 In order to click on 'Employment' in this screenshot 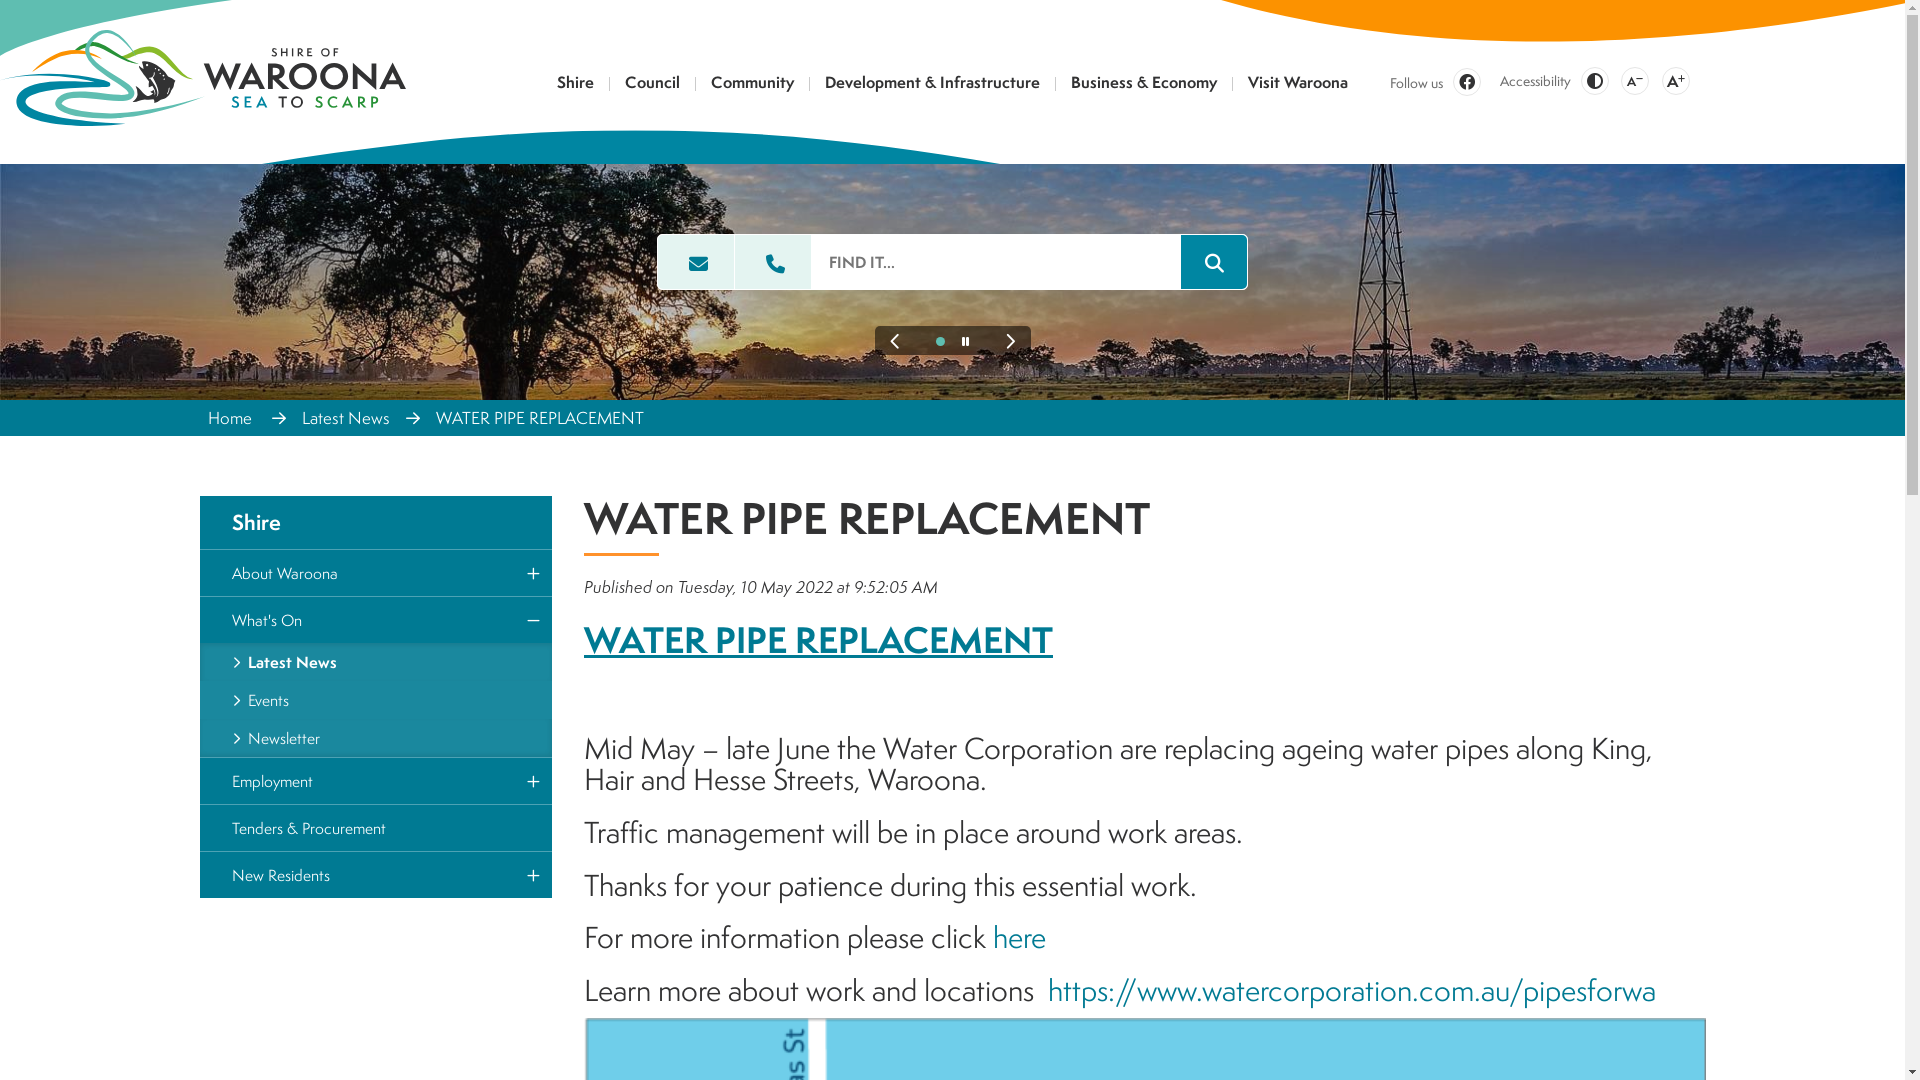, I will do `click(376, 779)`.